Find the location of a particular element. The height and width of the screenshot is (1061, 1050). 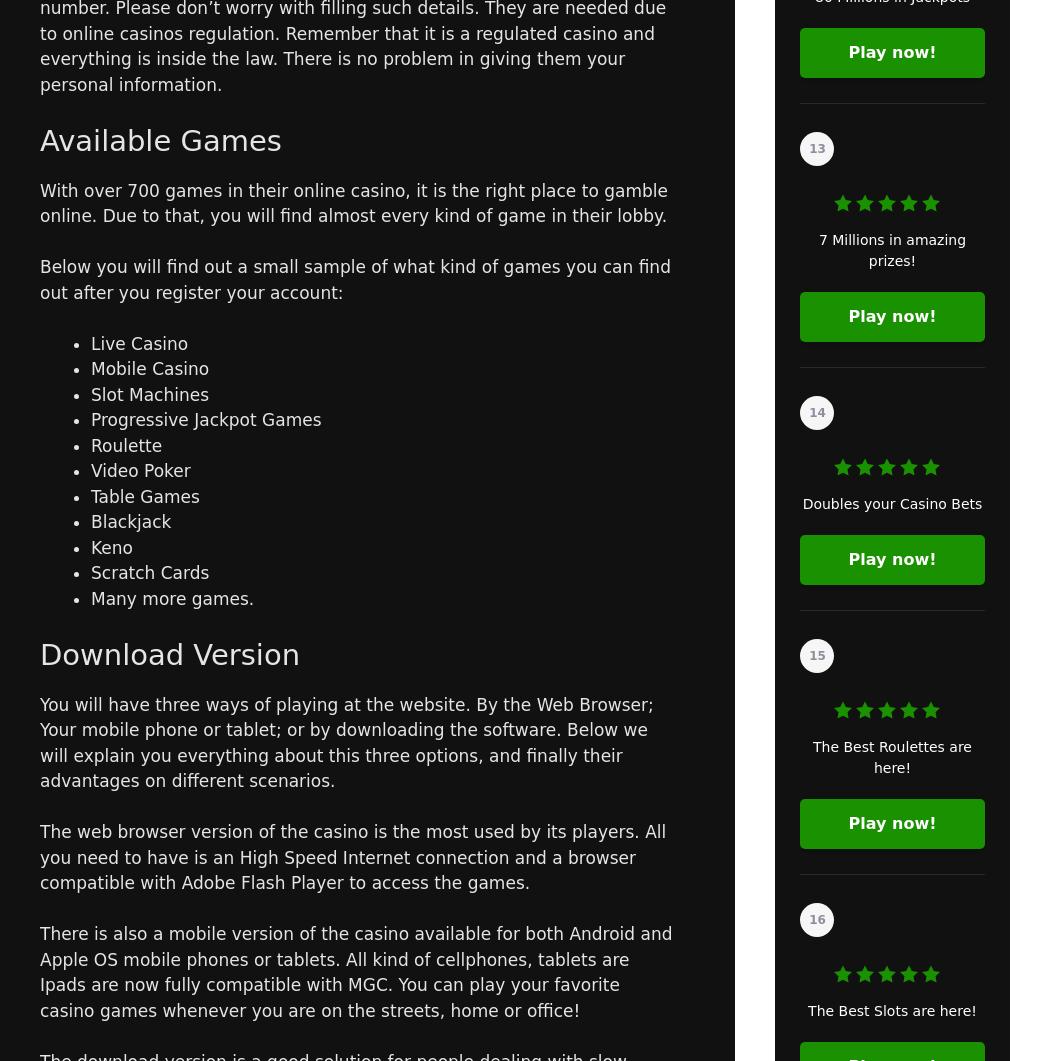

'Mobile Casino' is located at coordinates (150, 369).